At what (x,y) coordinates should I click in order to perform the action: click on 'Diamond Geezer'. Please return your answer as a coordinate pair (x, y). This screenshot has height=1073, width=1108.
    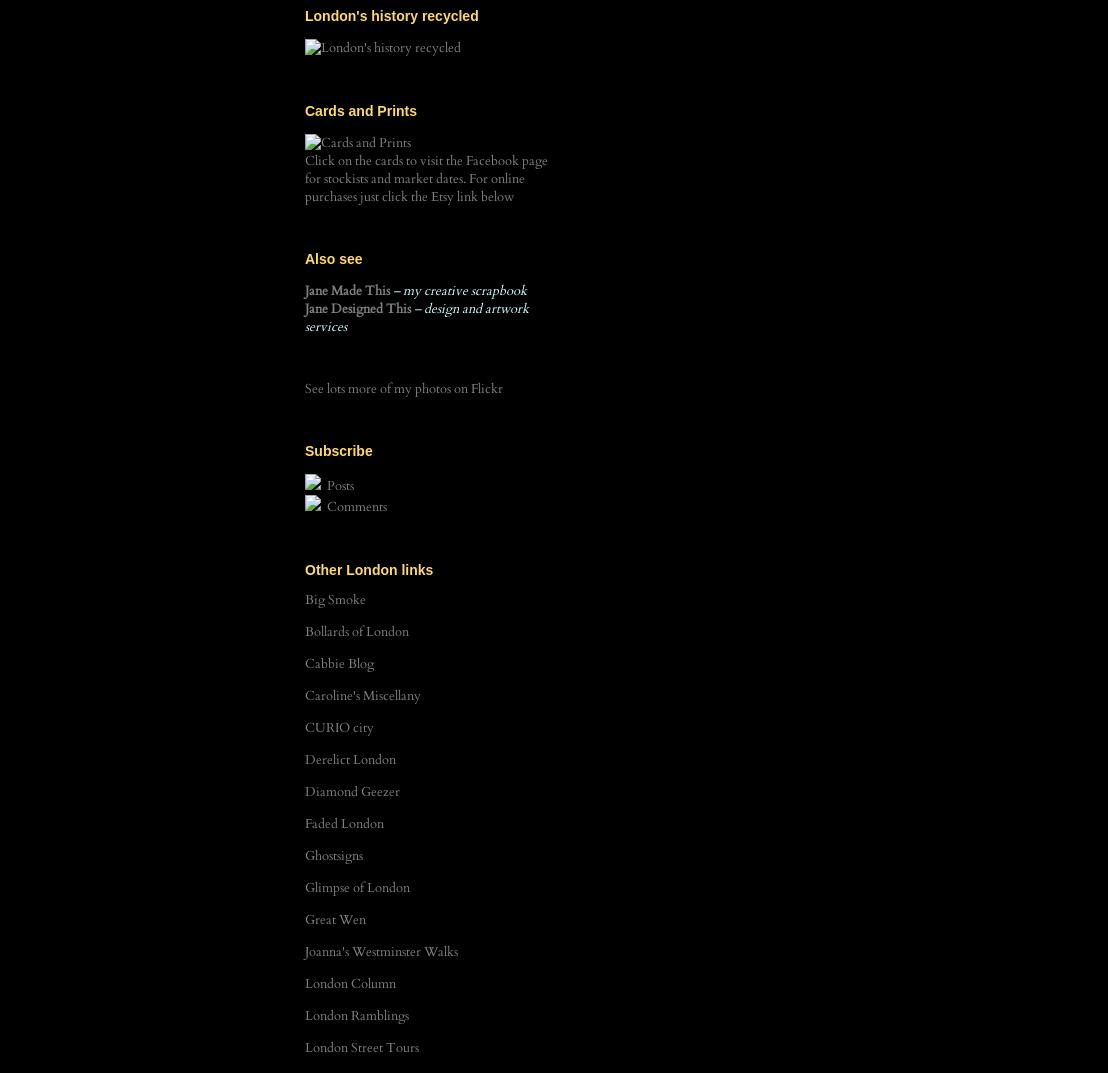
    Looking at the image, I should click on (351, 791).